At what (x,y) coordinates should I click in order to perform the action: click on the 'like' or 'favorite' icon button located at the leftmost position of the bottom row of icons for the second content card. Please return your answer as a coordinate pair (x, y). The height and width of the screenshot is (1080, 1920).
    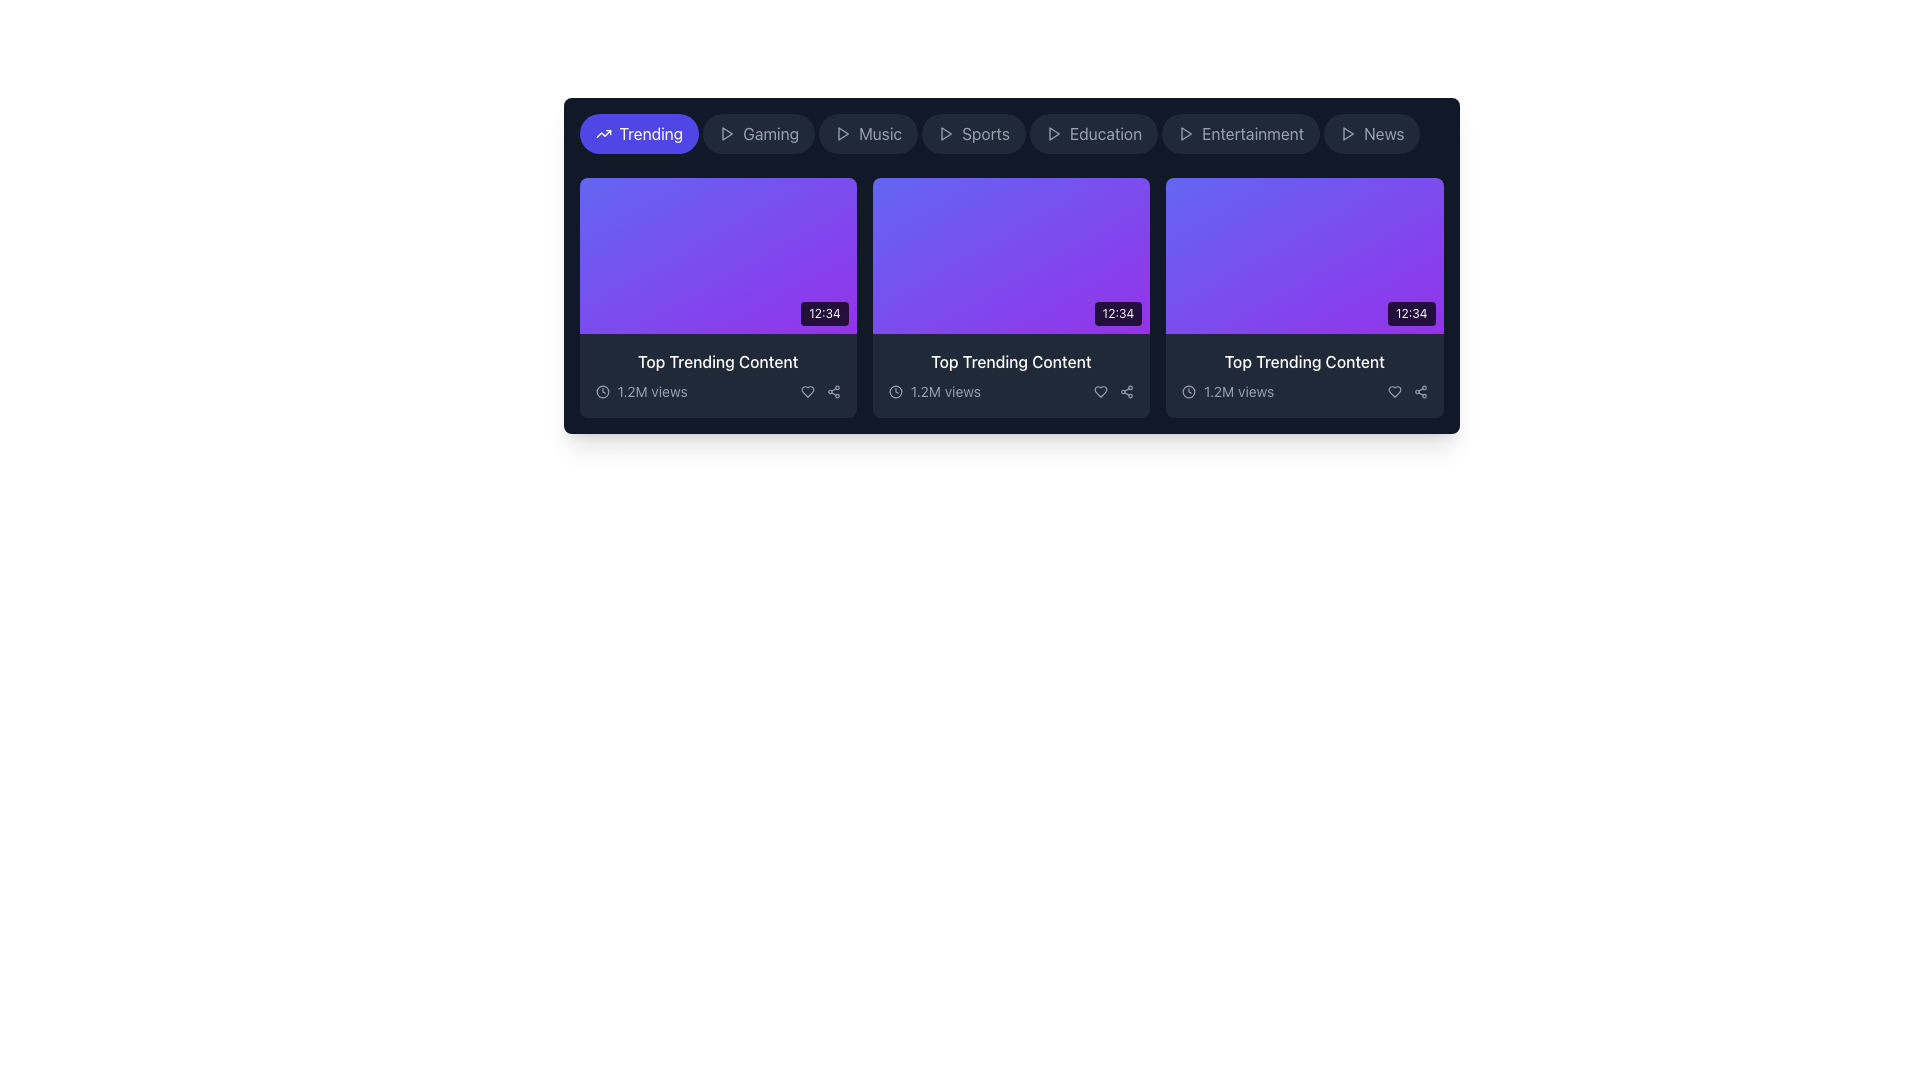
    Looking at the image, I should click on (1100, 391).